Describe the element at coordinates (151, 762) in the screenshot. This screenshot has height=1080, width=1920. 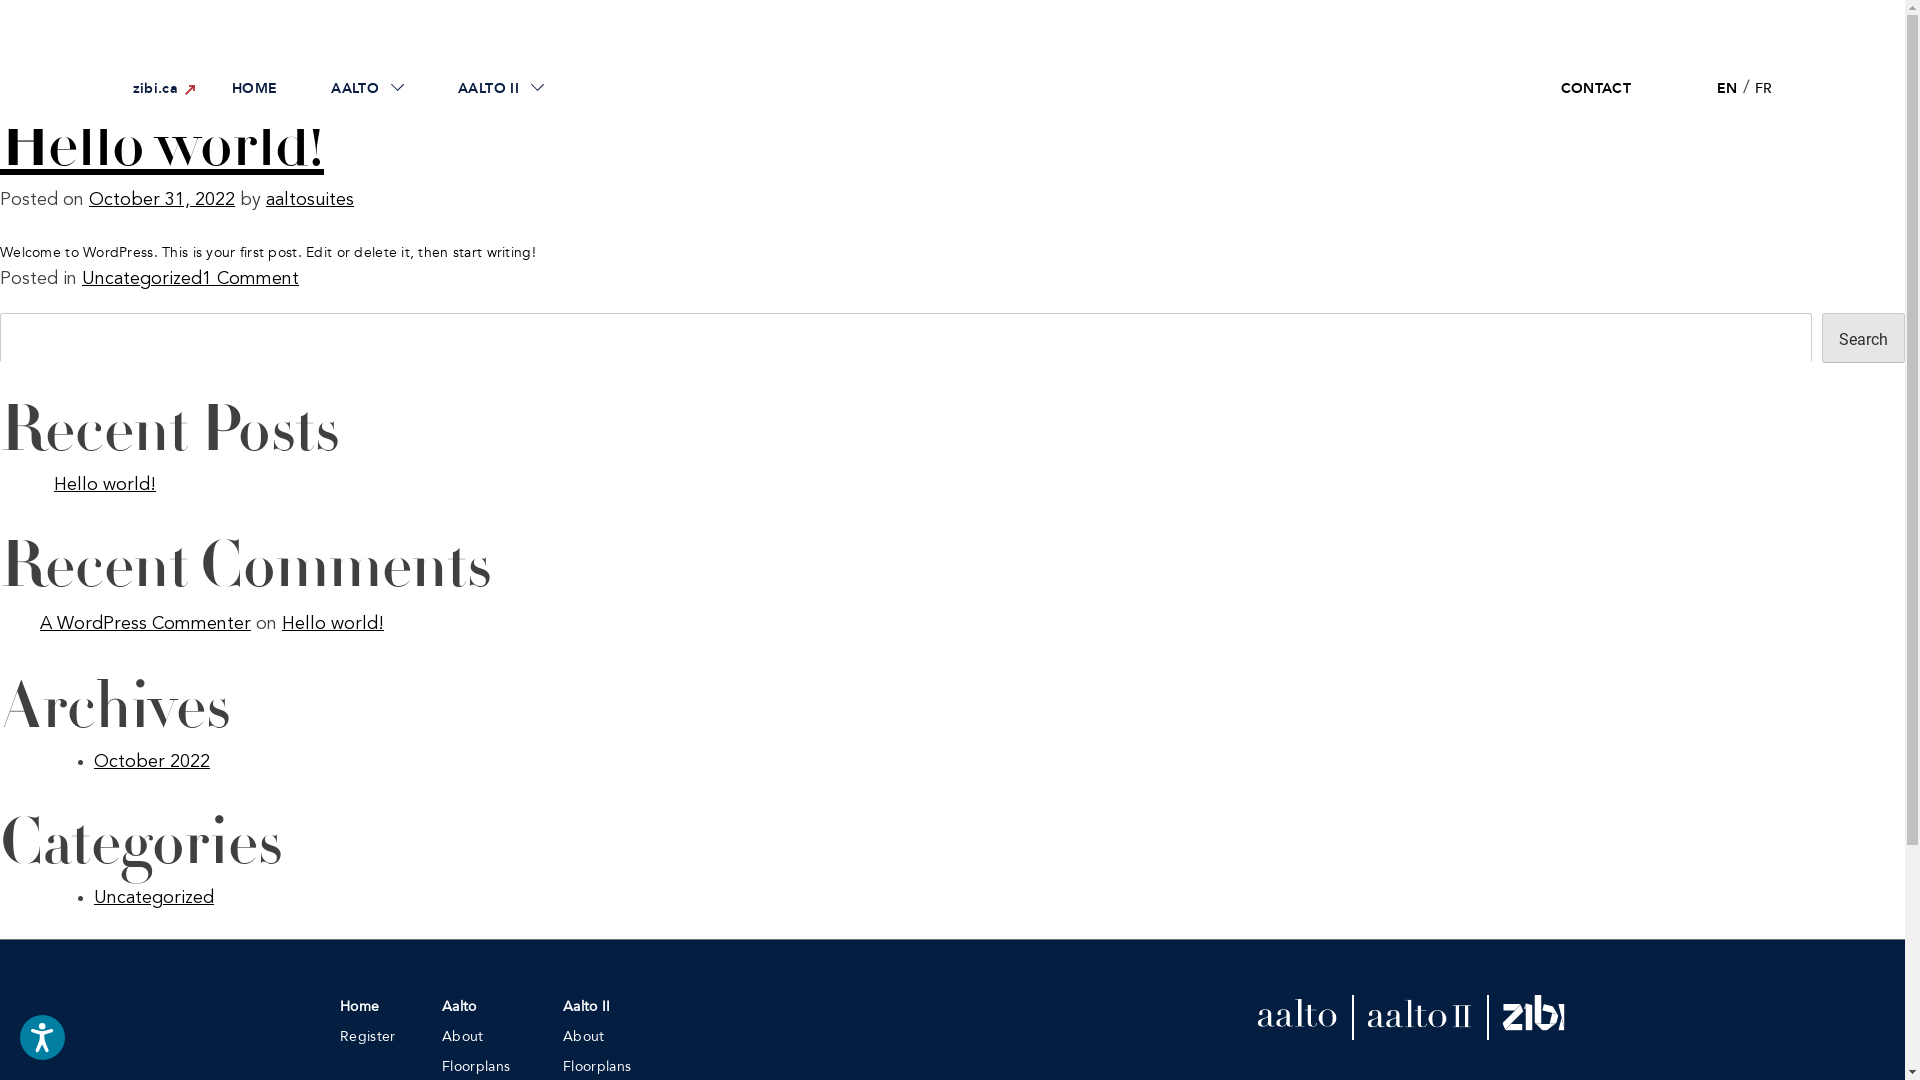
I see `'October 2022'` at that location.